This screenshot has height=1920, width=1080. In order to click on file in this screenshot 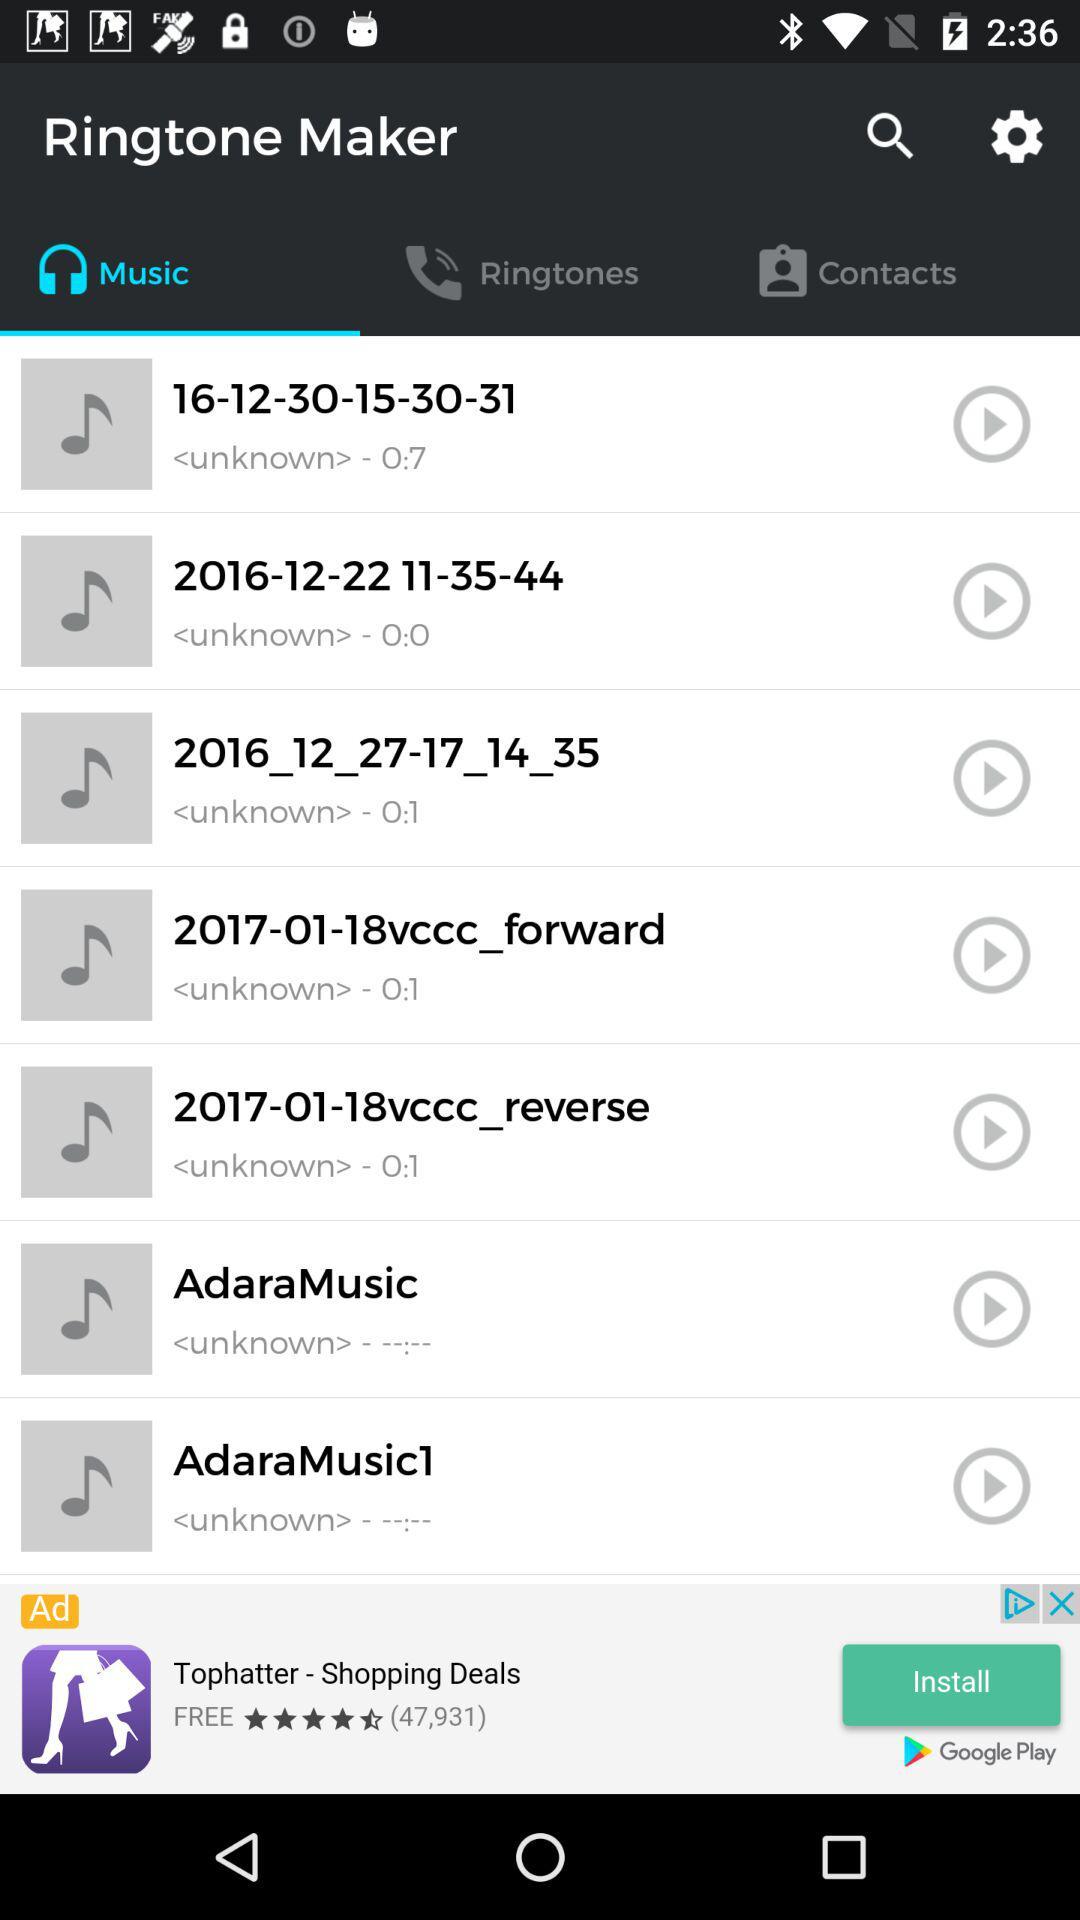, I will do `click(991, 777)`.